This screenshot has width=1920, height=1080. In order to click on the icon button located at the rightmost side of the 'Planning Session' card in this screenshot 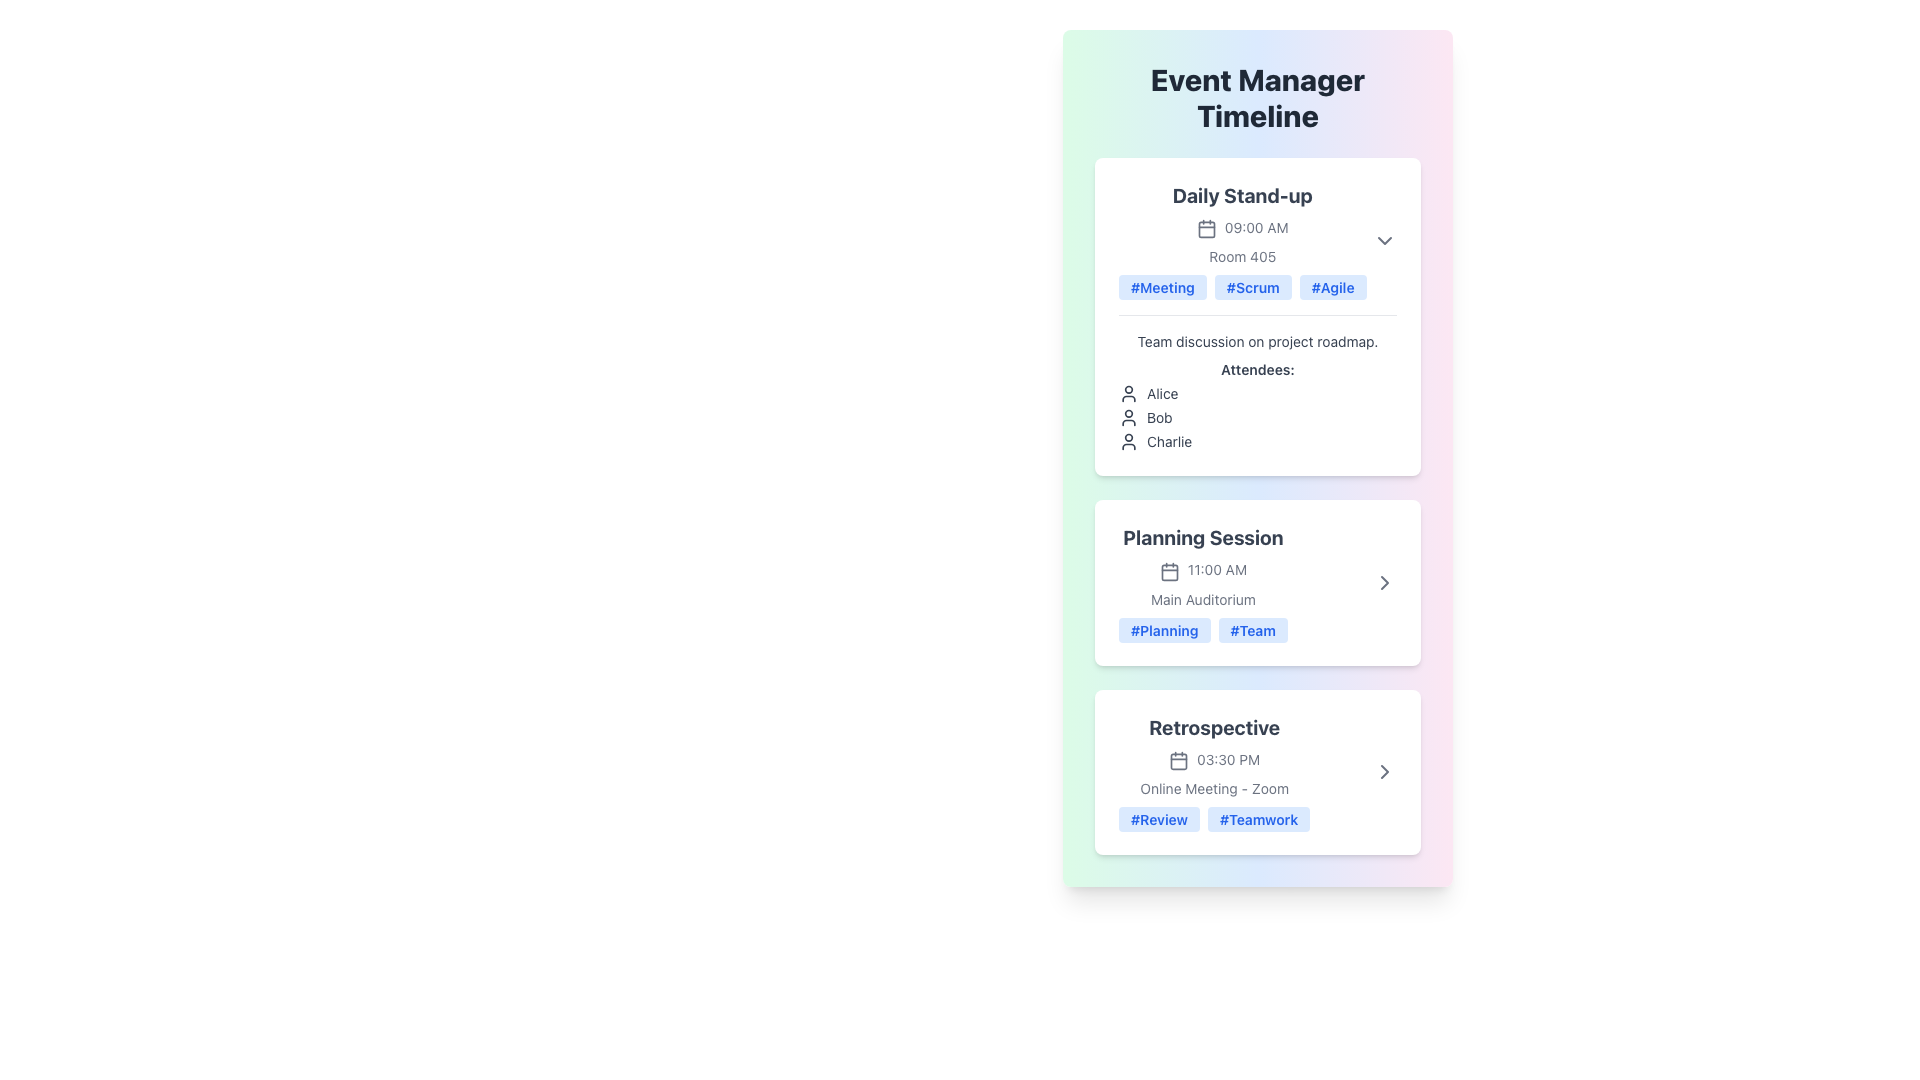, I will do `click(1384, 582)`.